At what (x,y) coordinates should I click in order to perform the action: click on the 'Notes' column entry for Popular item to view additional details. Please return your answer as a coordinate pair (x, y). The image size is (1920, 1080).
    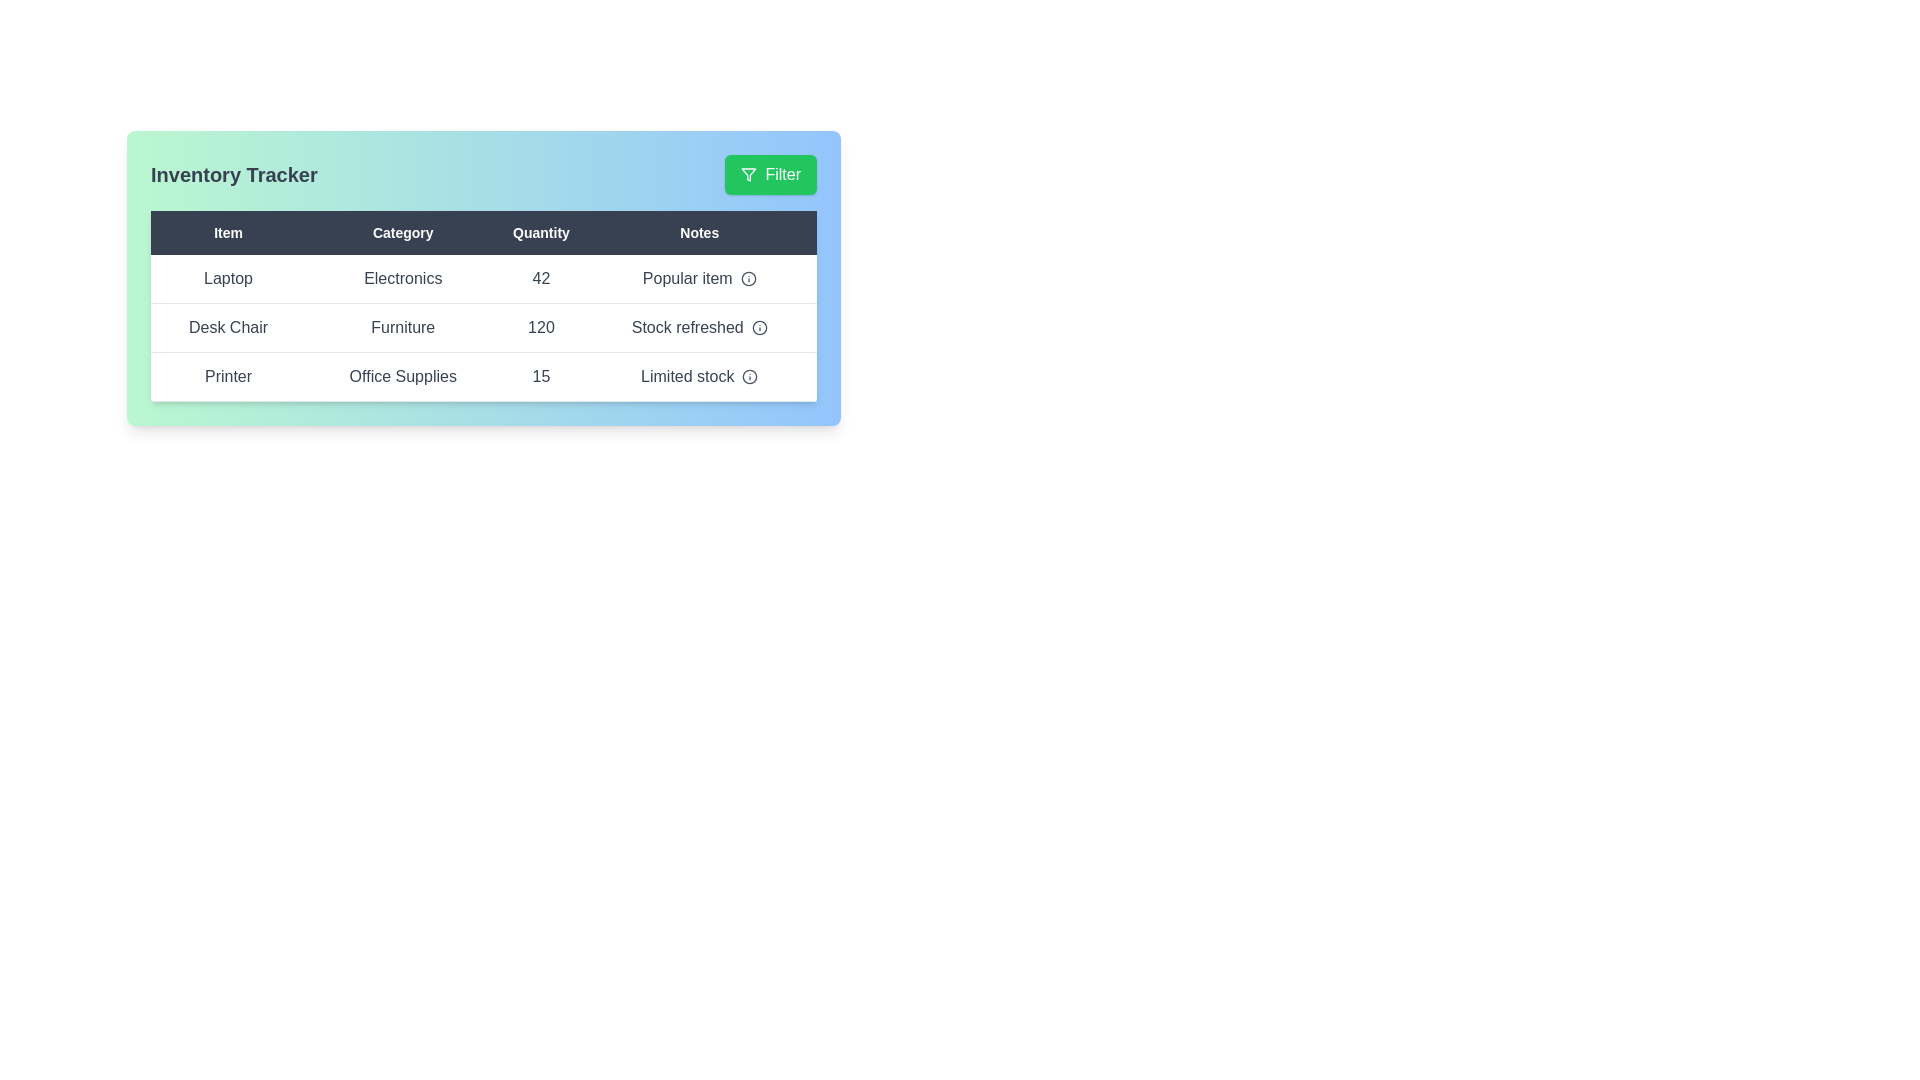
    Looking at the image, I should click on (699, 278).